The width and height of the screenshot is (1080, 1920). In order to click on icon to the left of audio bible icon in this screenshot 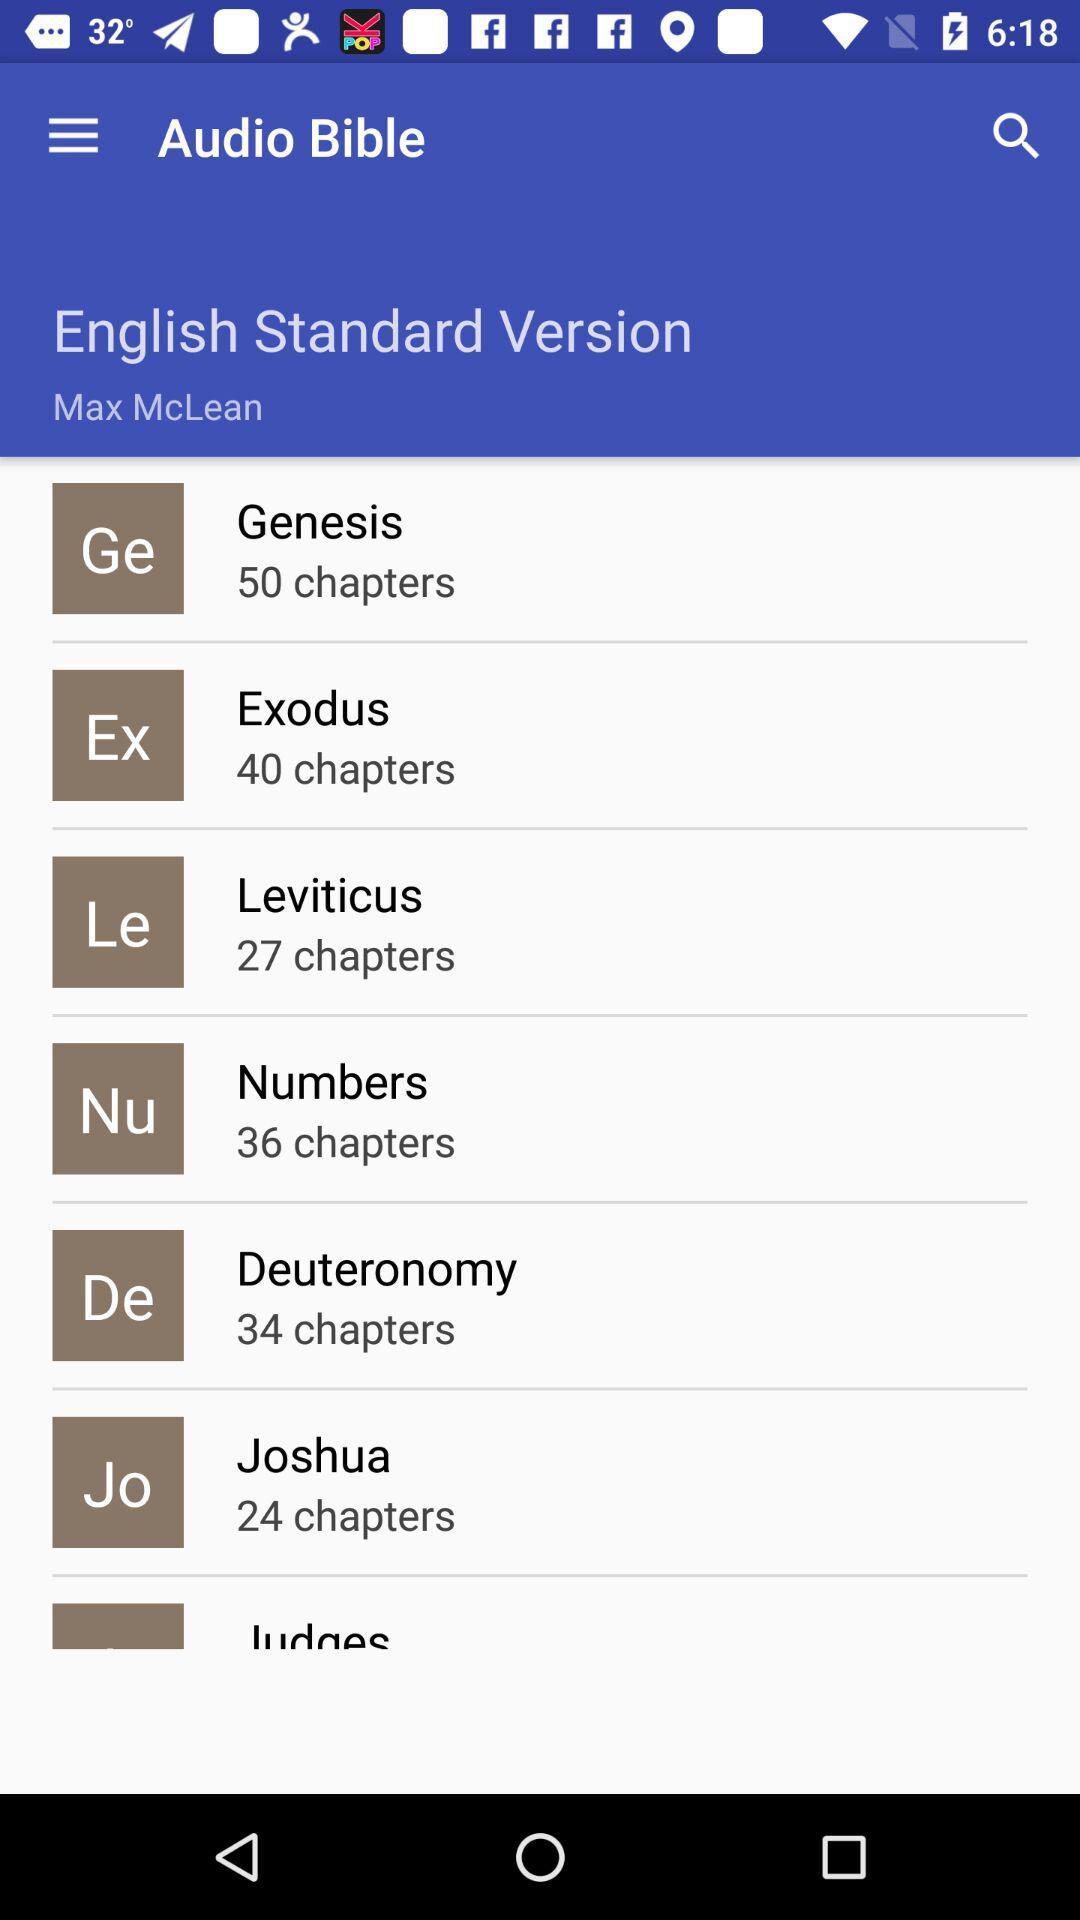, I will do `click(72, 135)`.